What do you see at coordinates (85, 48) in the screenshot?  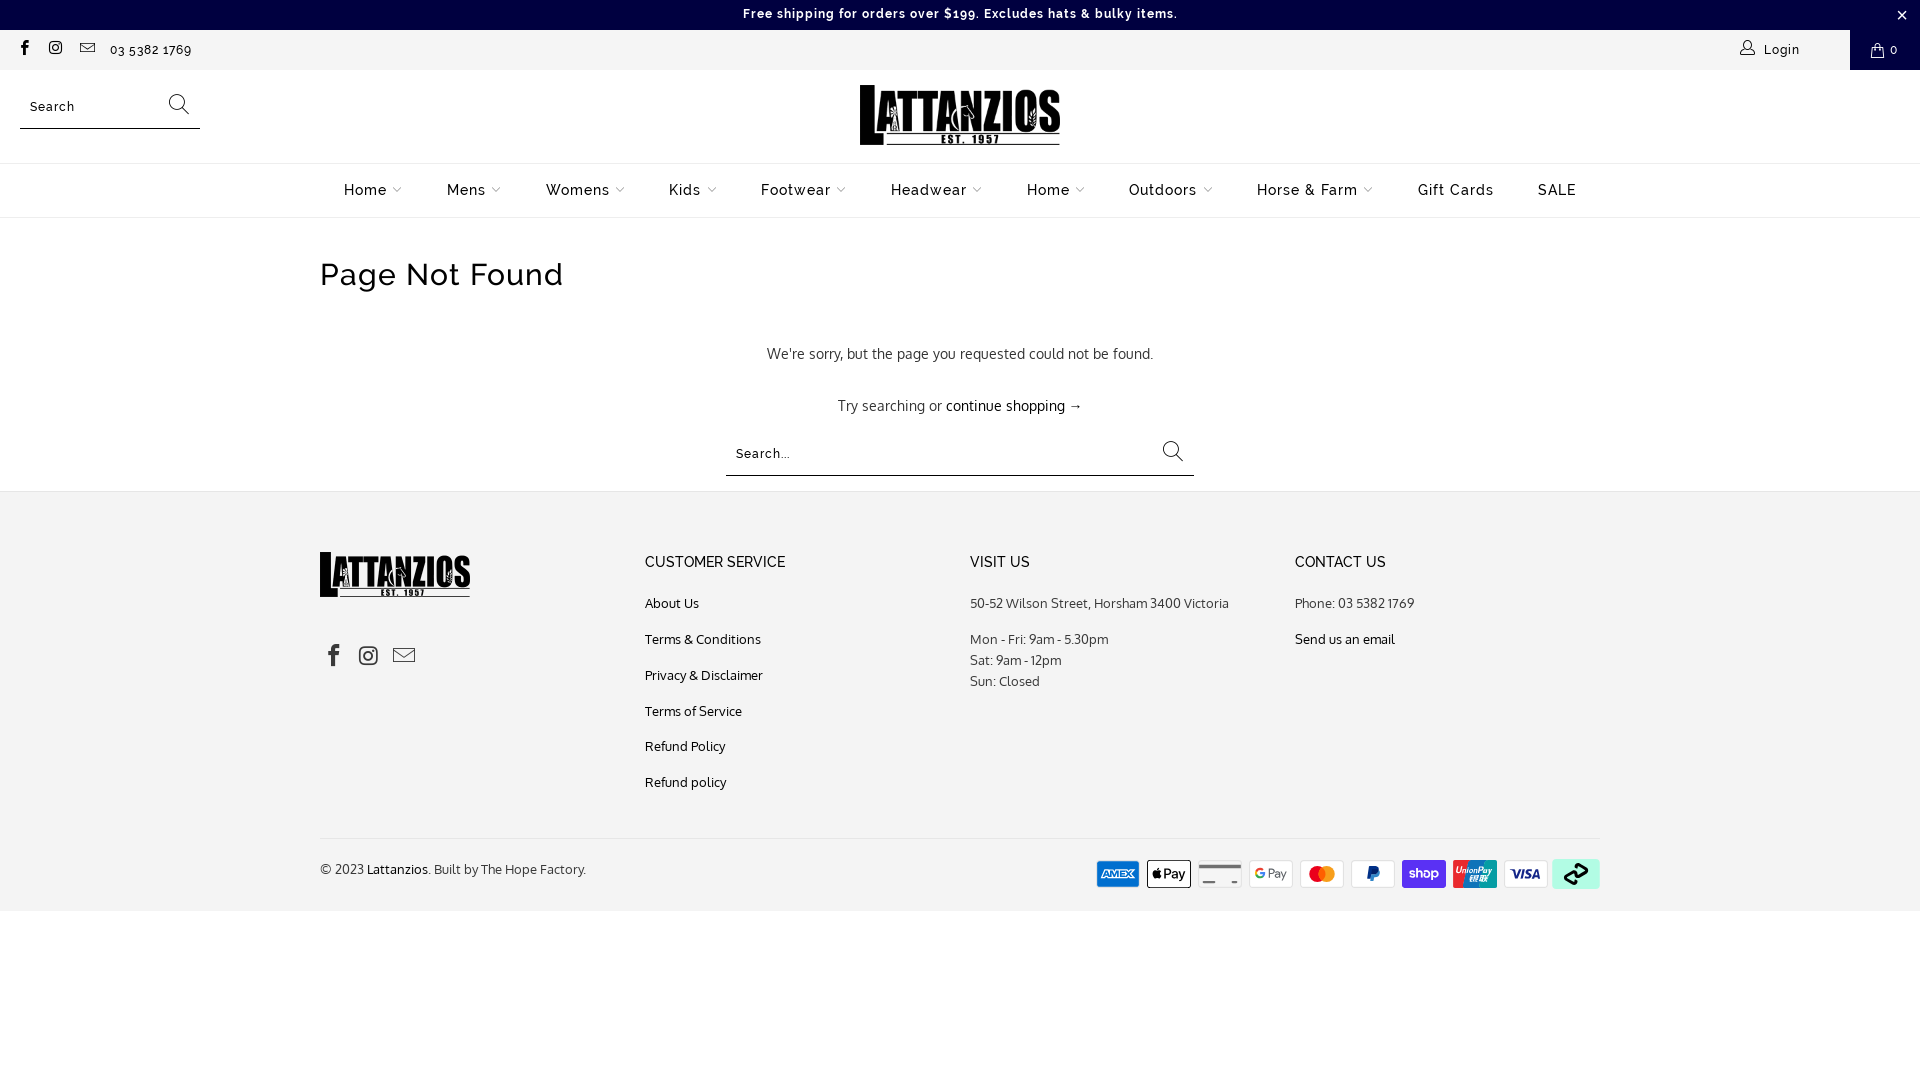 I see `'Email Lattanzios'` at bounding box center [85, 48].